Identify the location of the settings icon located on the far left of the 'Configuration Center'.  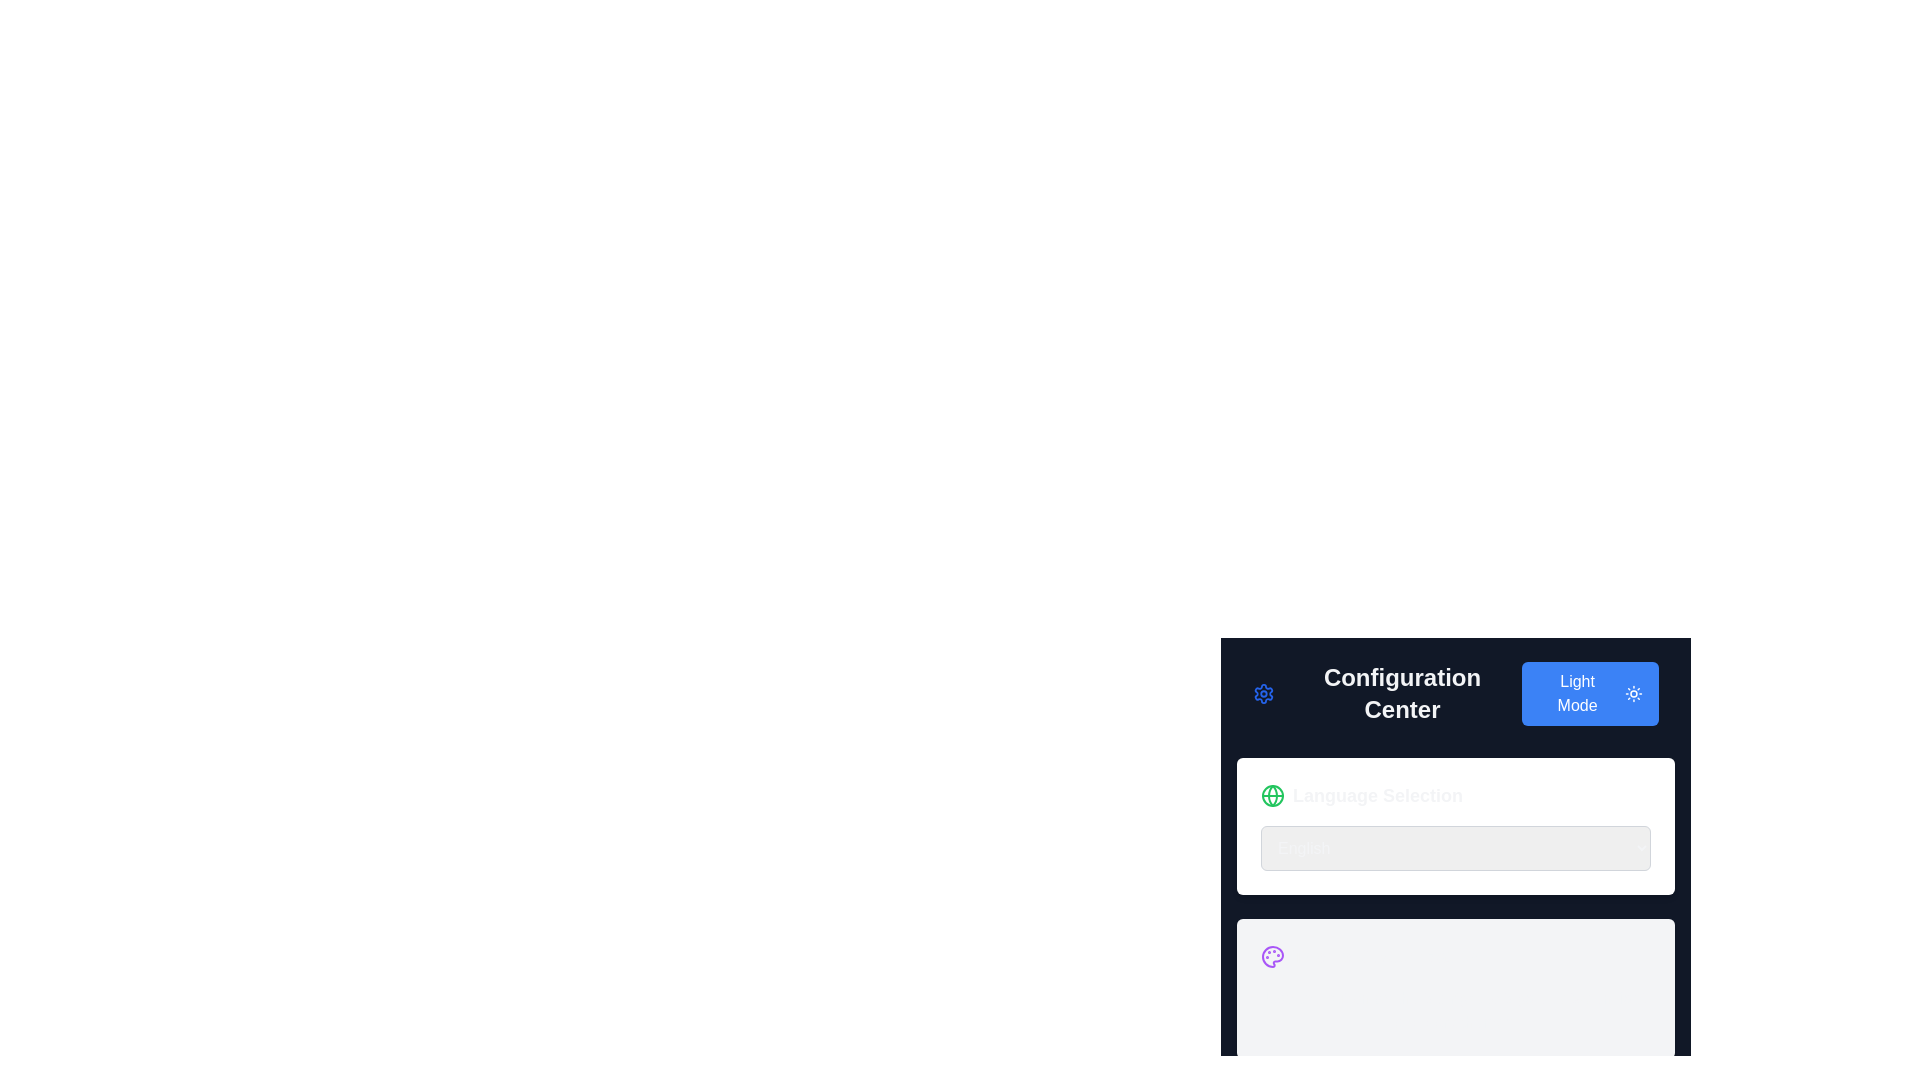
(1262, 693).